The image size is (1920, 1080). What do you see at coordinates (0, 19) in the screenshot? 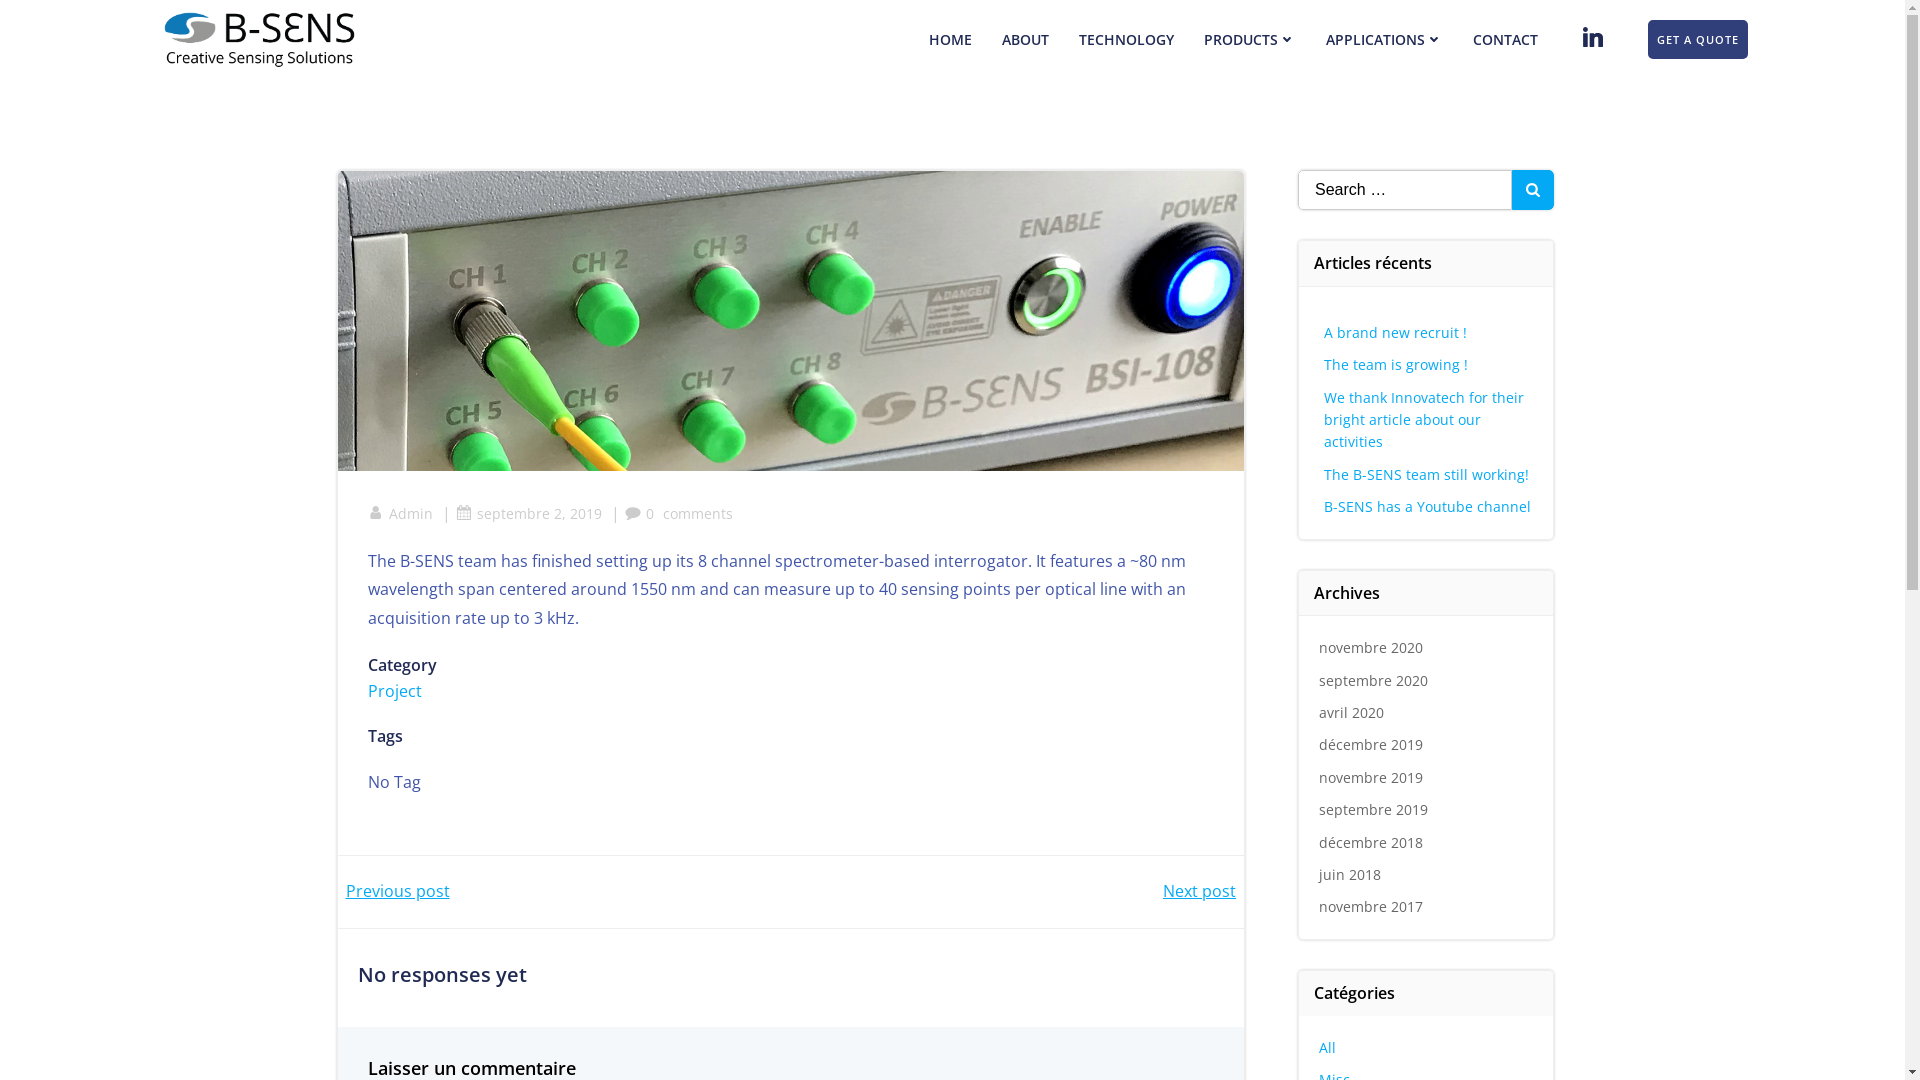
I see `'Search '` at bounding box center [0, 19].